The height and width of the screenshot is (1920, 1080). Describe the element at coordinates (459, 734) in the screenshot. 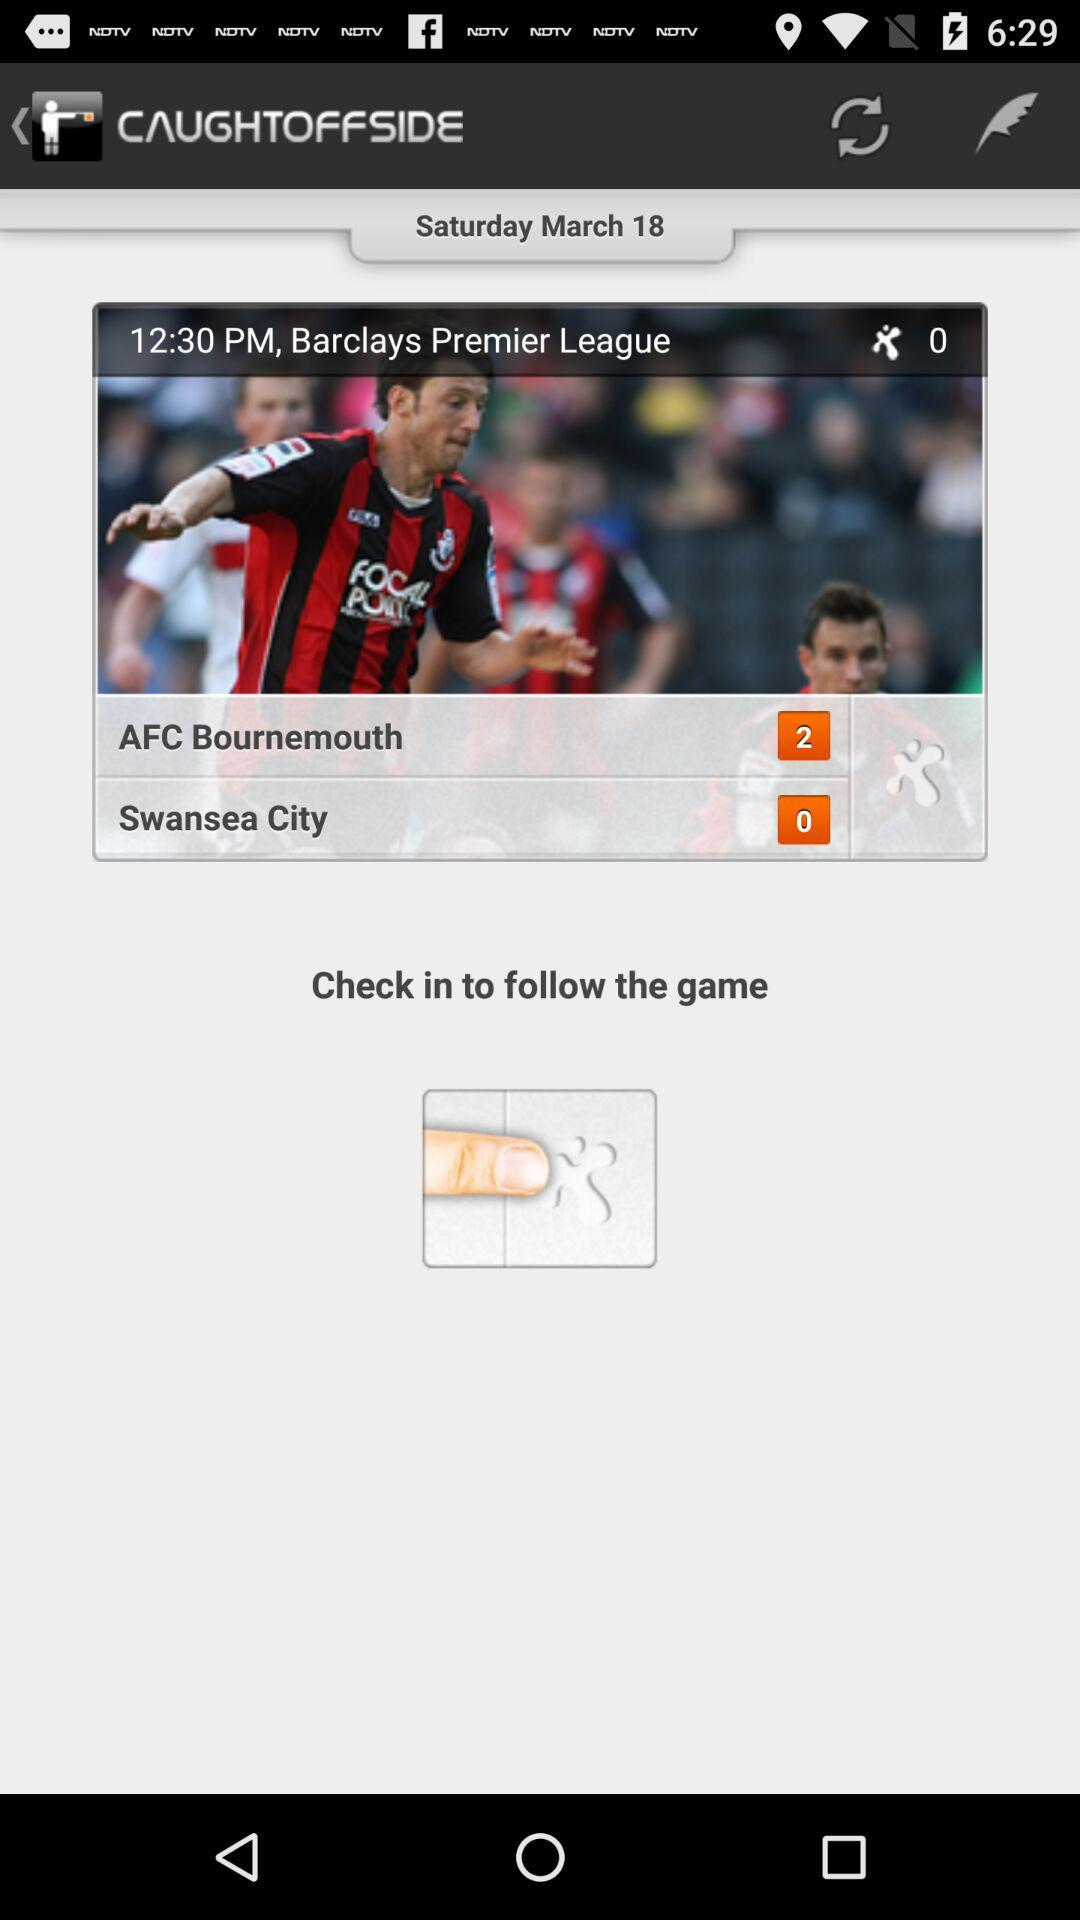

I see `the afc bournemouth icon` at that location.